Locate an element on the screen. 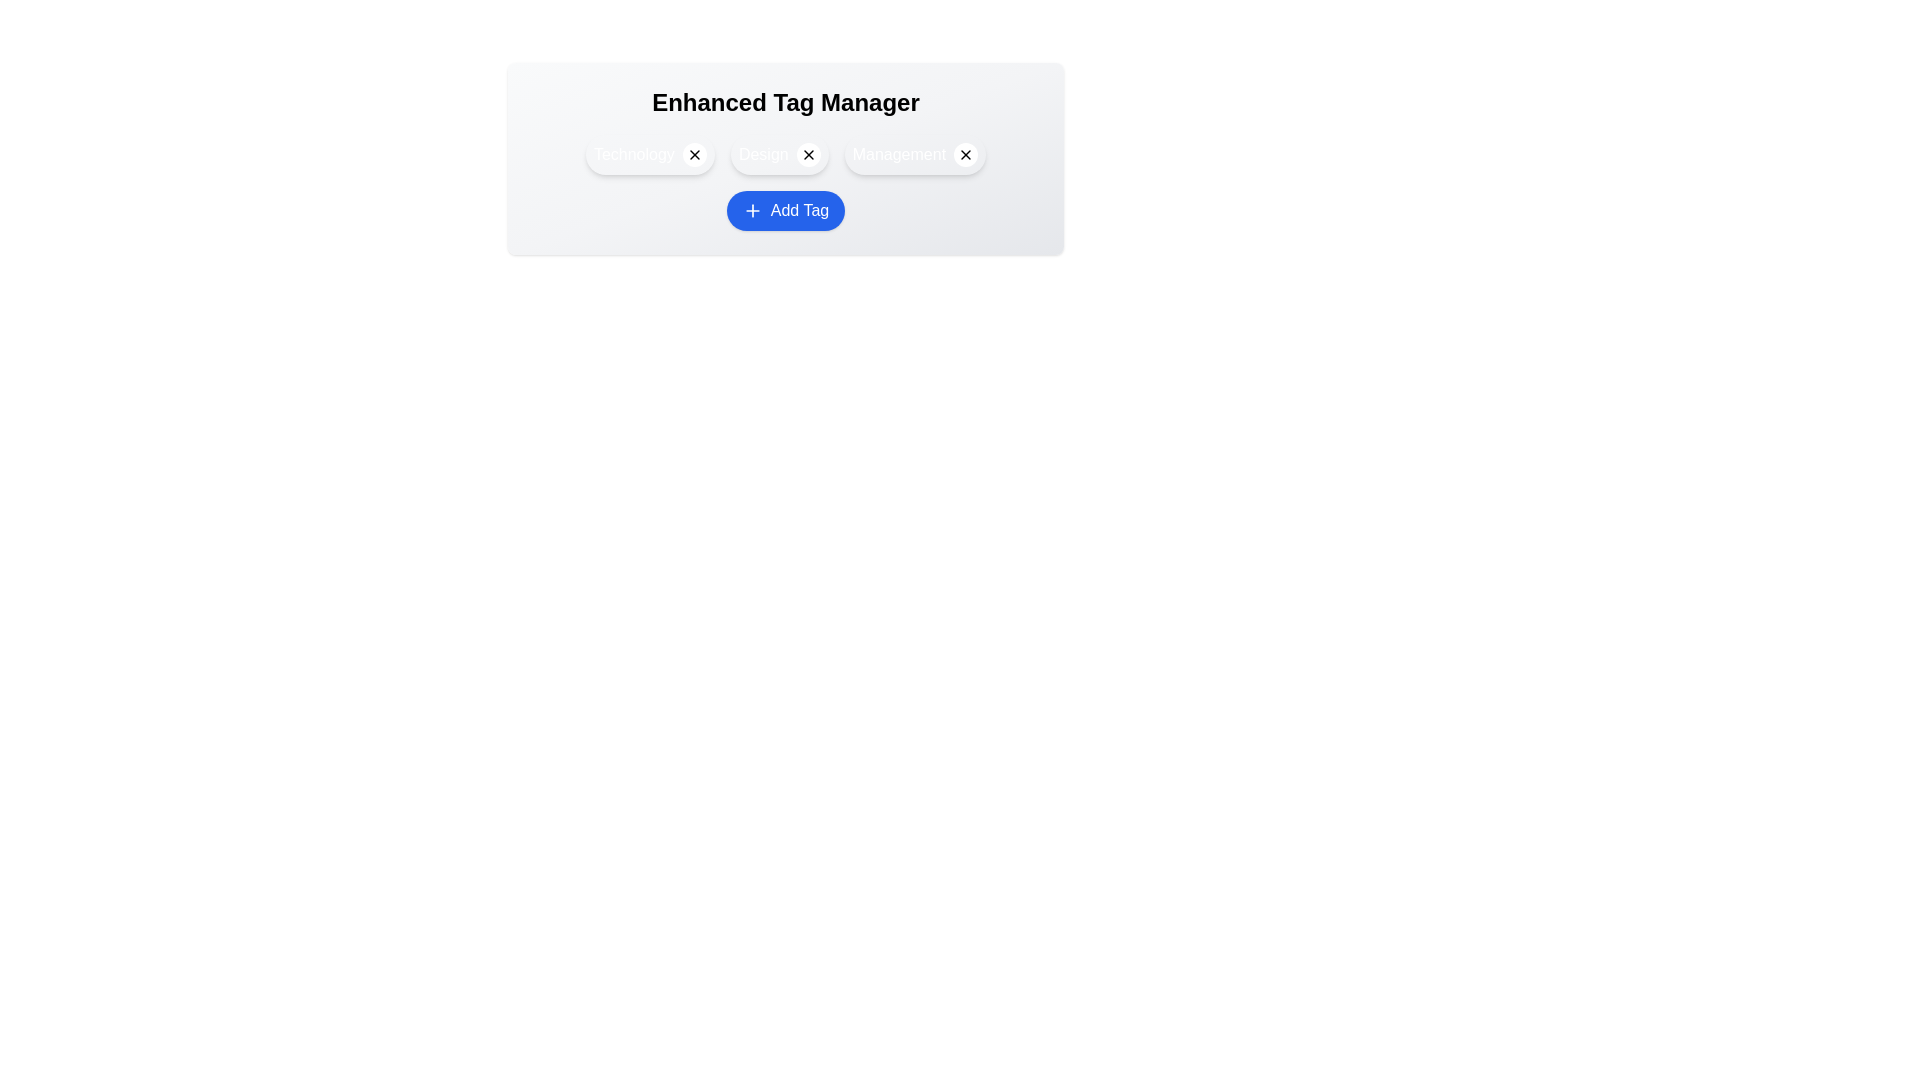 This screenshot has height=1080, width=1920. close button of the tag labeled 'Design' to remove it is located at coordinates (808, 153).